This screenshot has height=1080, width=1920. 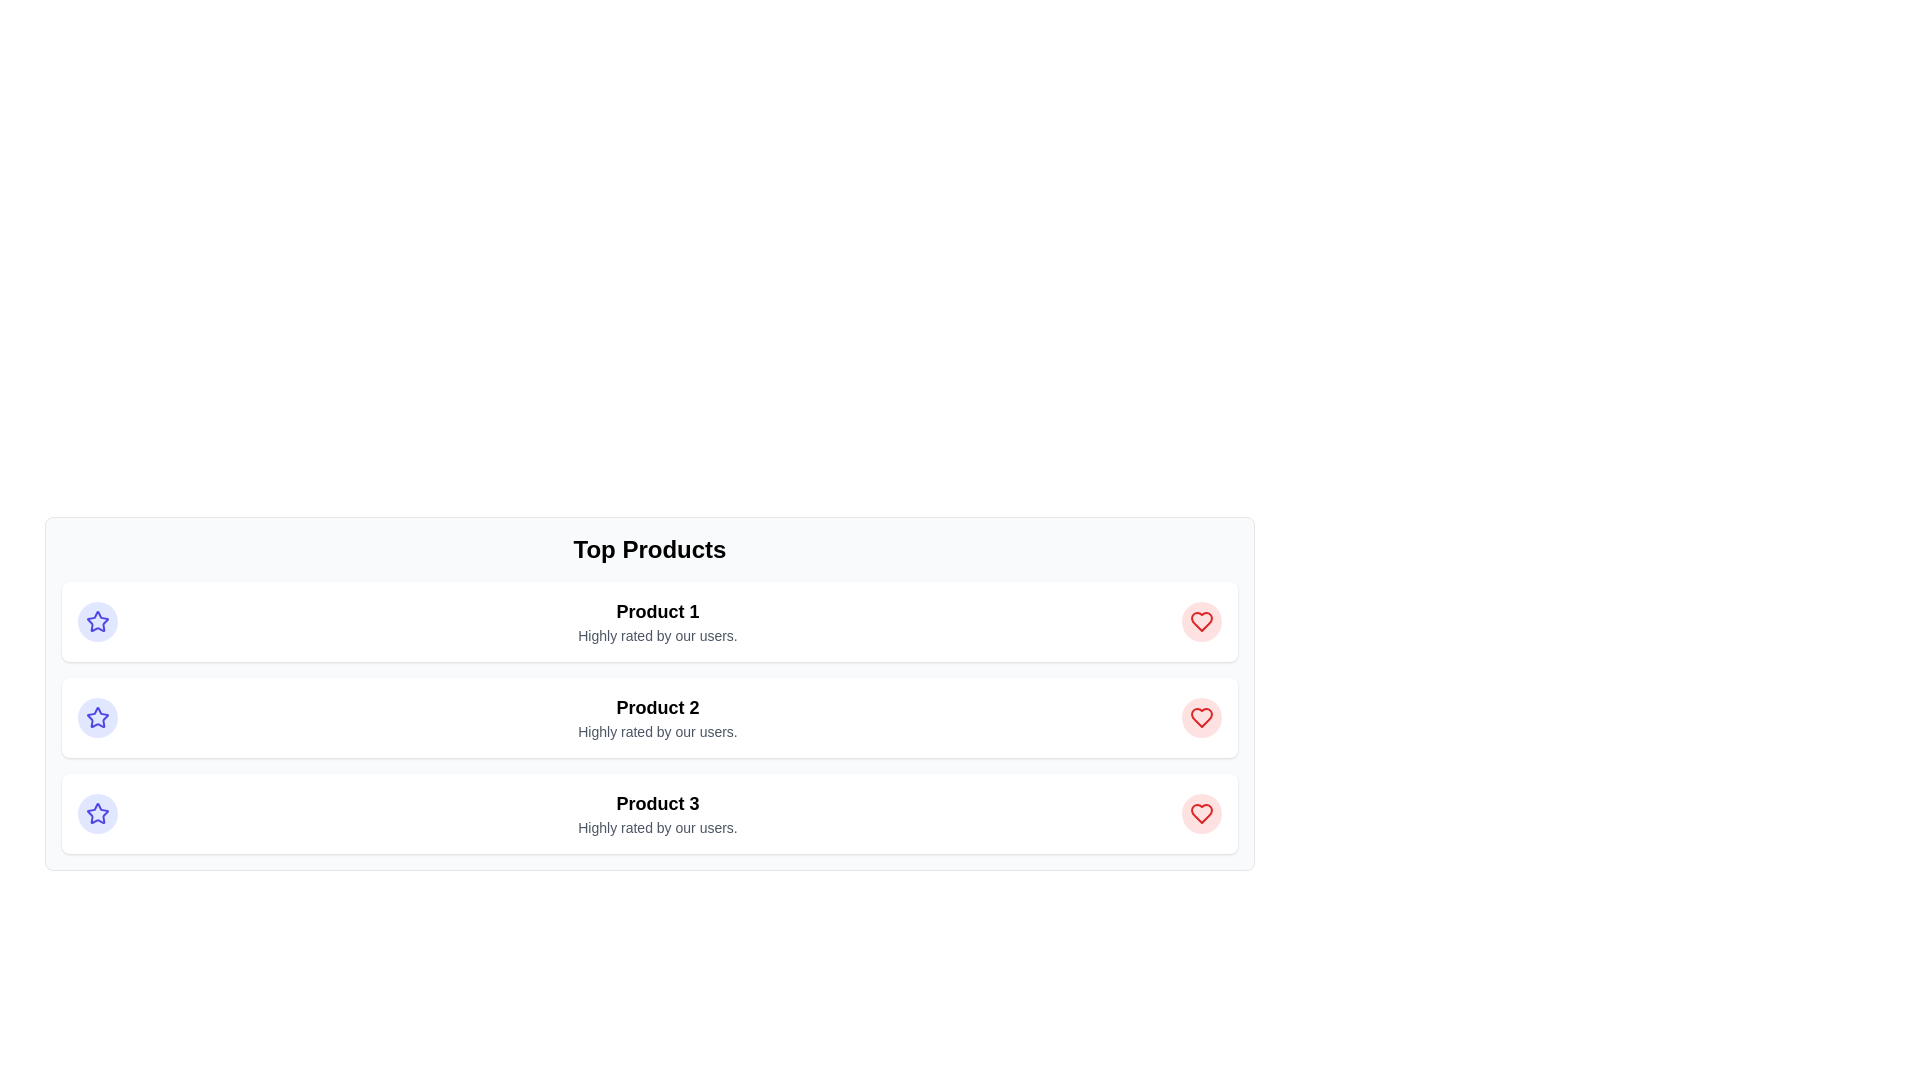 What do you see at coordinates (1200, 620) in the screenshot?
I see `the heart icon button located at the right end of the first row of product listings` at bounding box center [1200, 620].